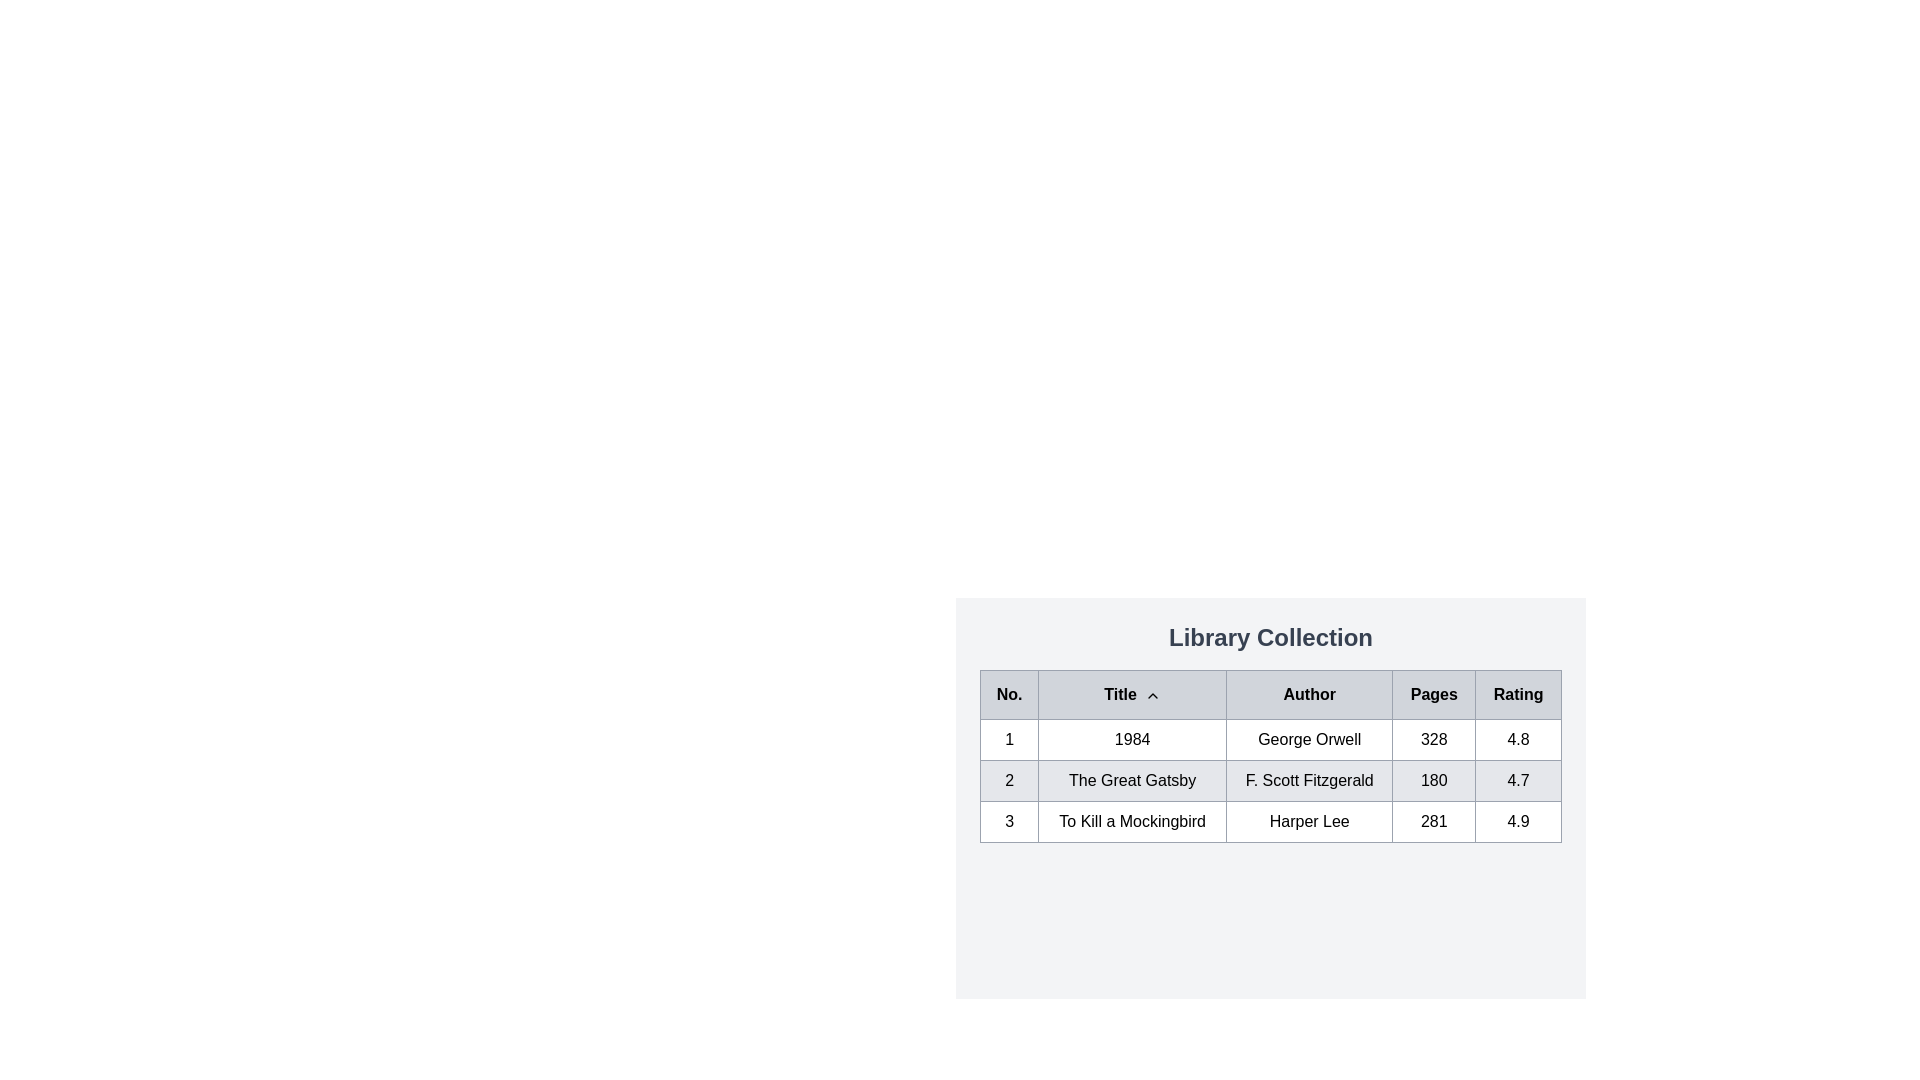 The height and width of the screenshot is (1080, 1920). I want to click on the text display cell containing the rating '4.8' in the 'Rating' column of the book '1984' in the table, so click(1518, 740).